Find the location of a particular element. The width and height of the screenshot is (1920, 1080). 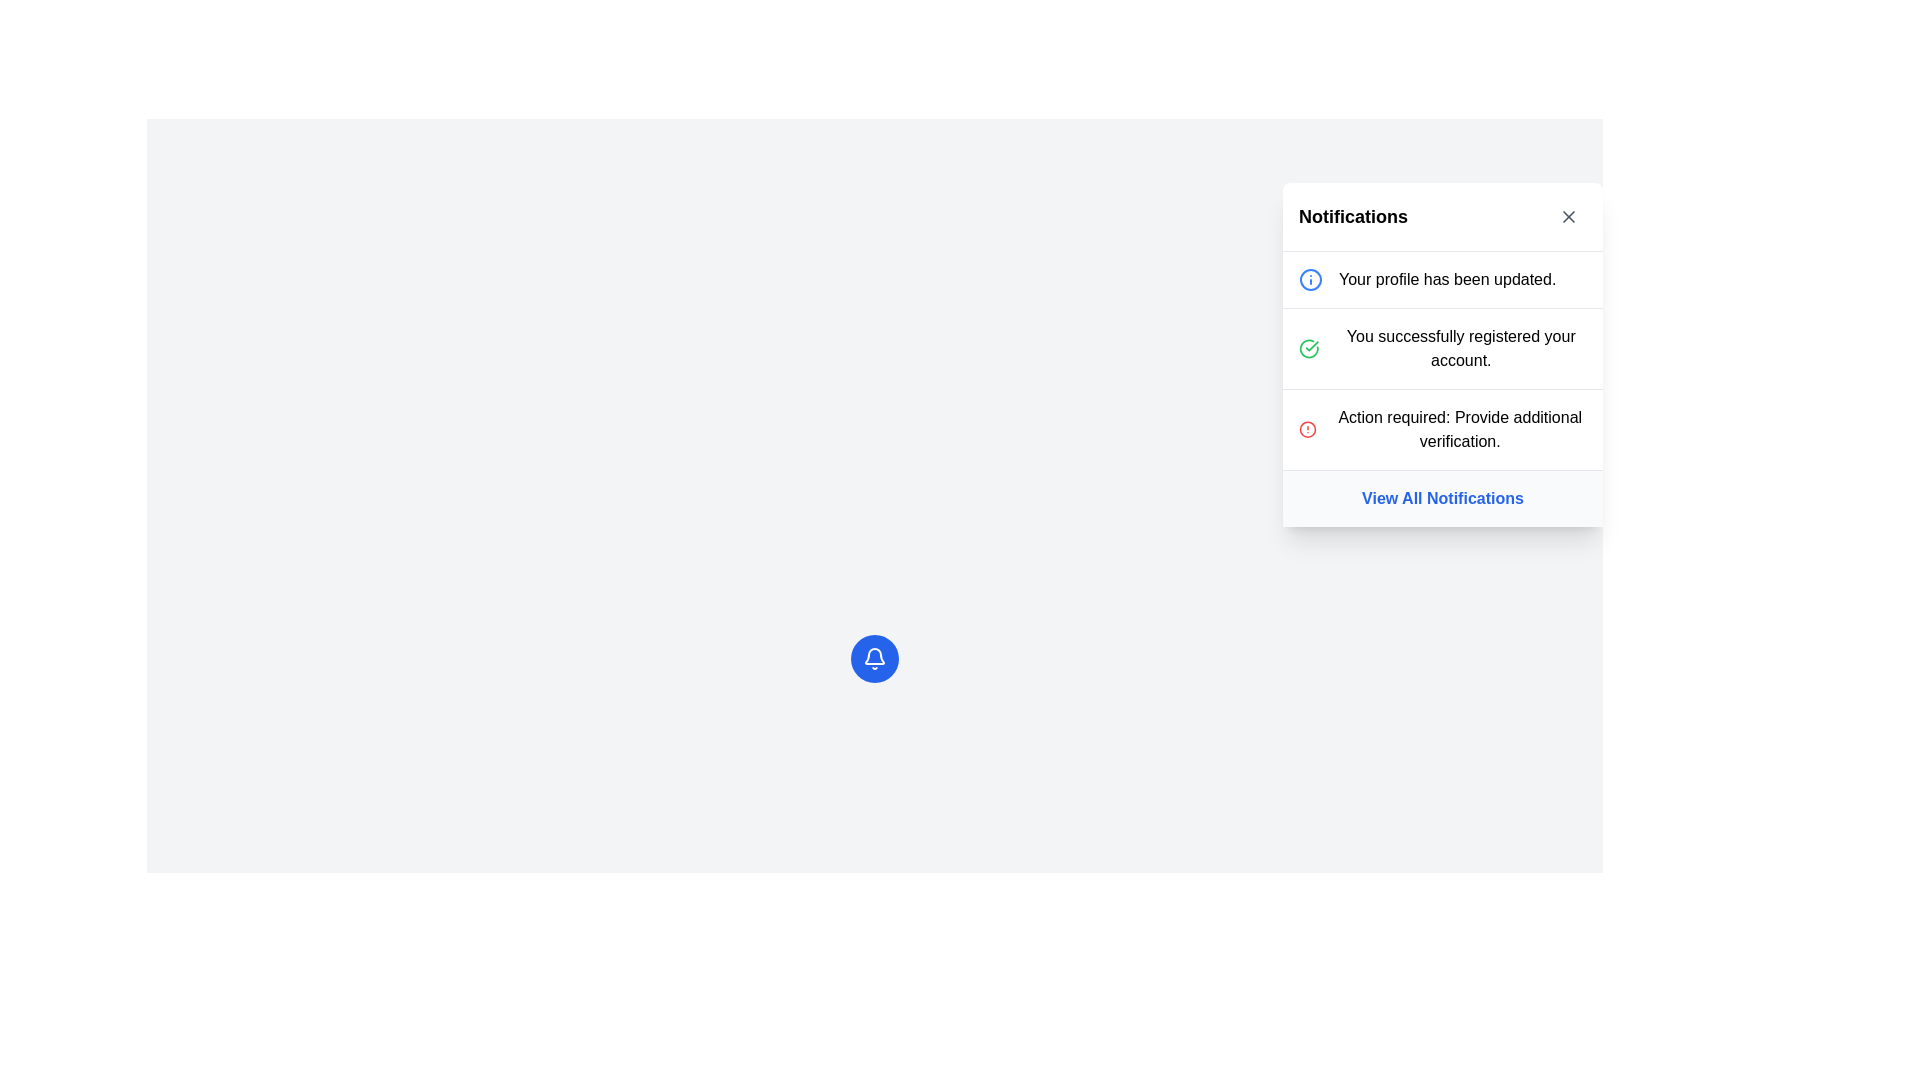

the success message text label that notifies the user about successful account registration, located in the middle of a notification card as the second notification is located at coordinates (1461, 347).